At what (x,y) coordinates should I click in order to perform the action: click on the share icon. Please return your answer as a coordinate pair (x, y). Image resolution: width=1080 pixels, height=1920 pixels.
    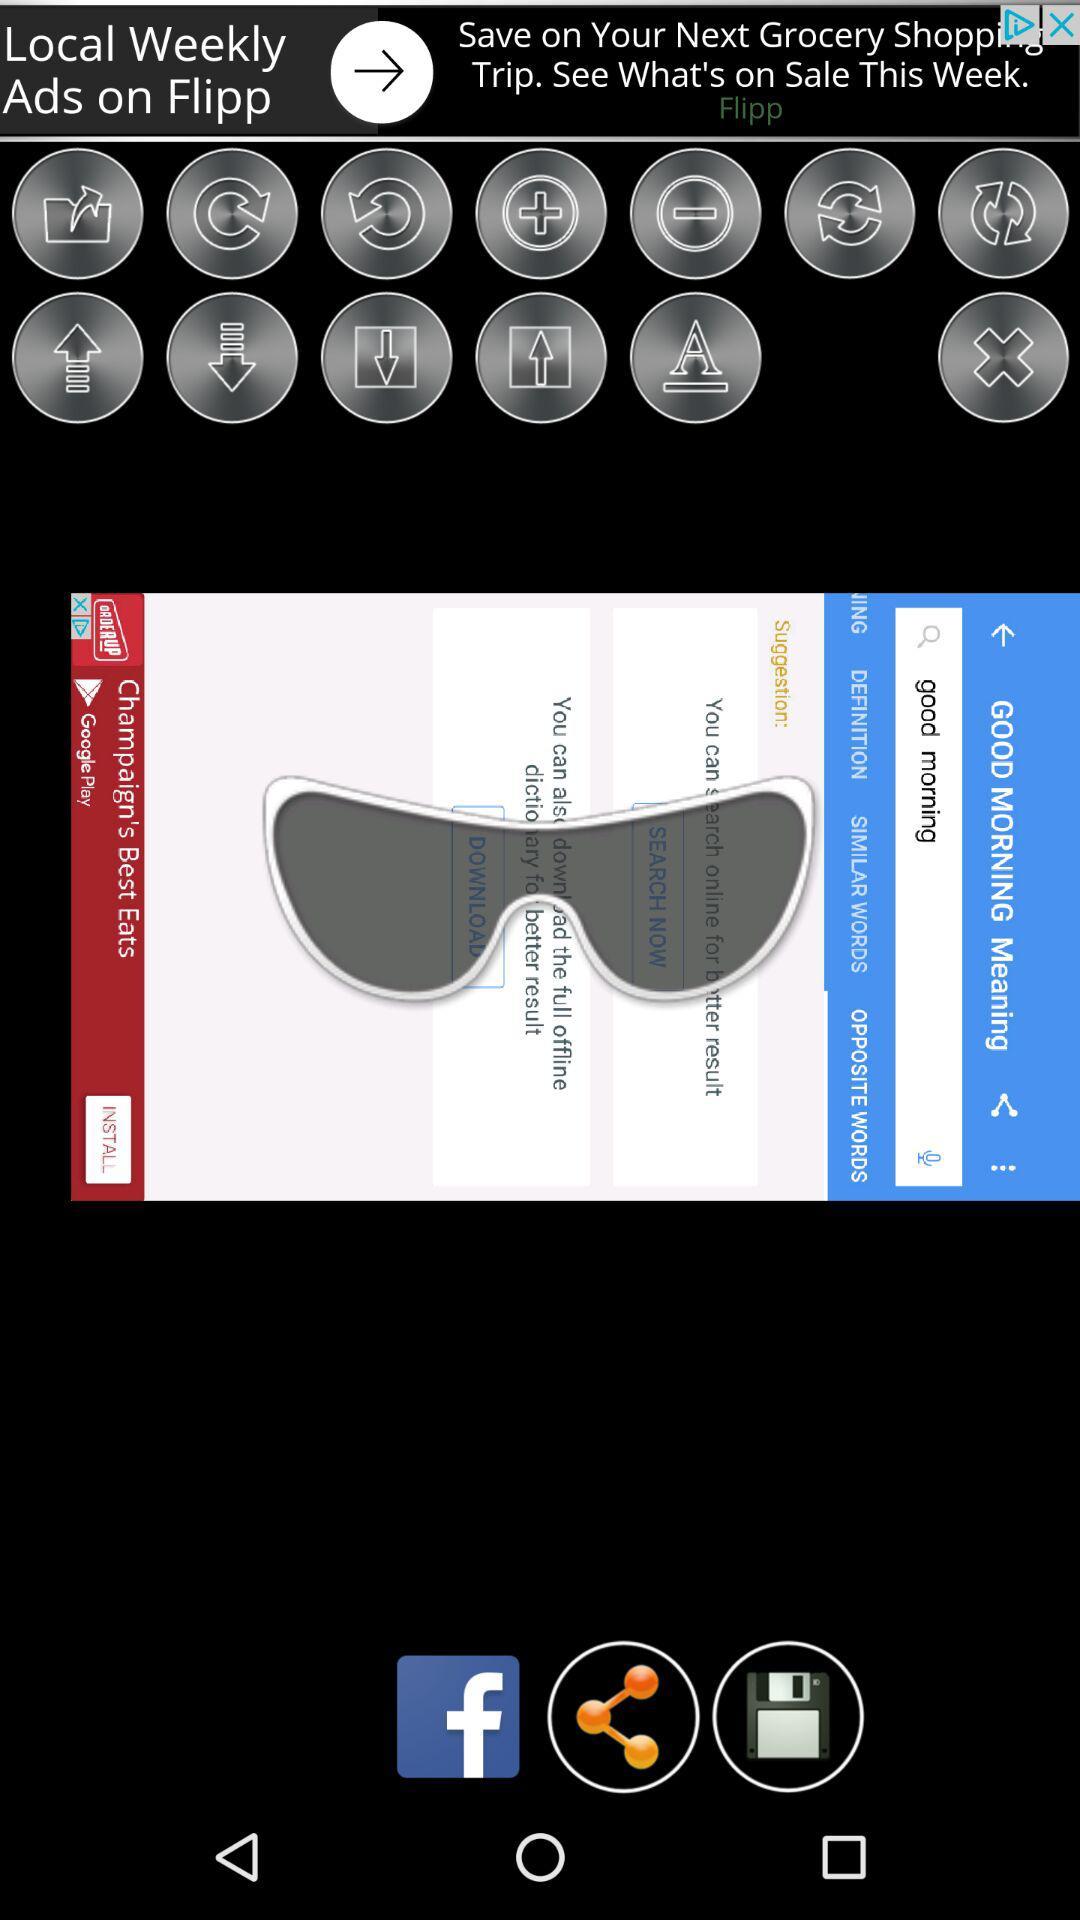
    Looking at the image, I should click on (622, 1837).